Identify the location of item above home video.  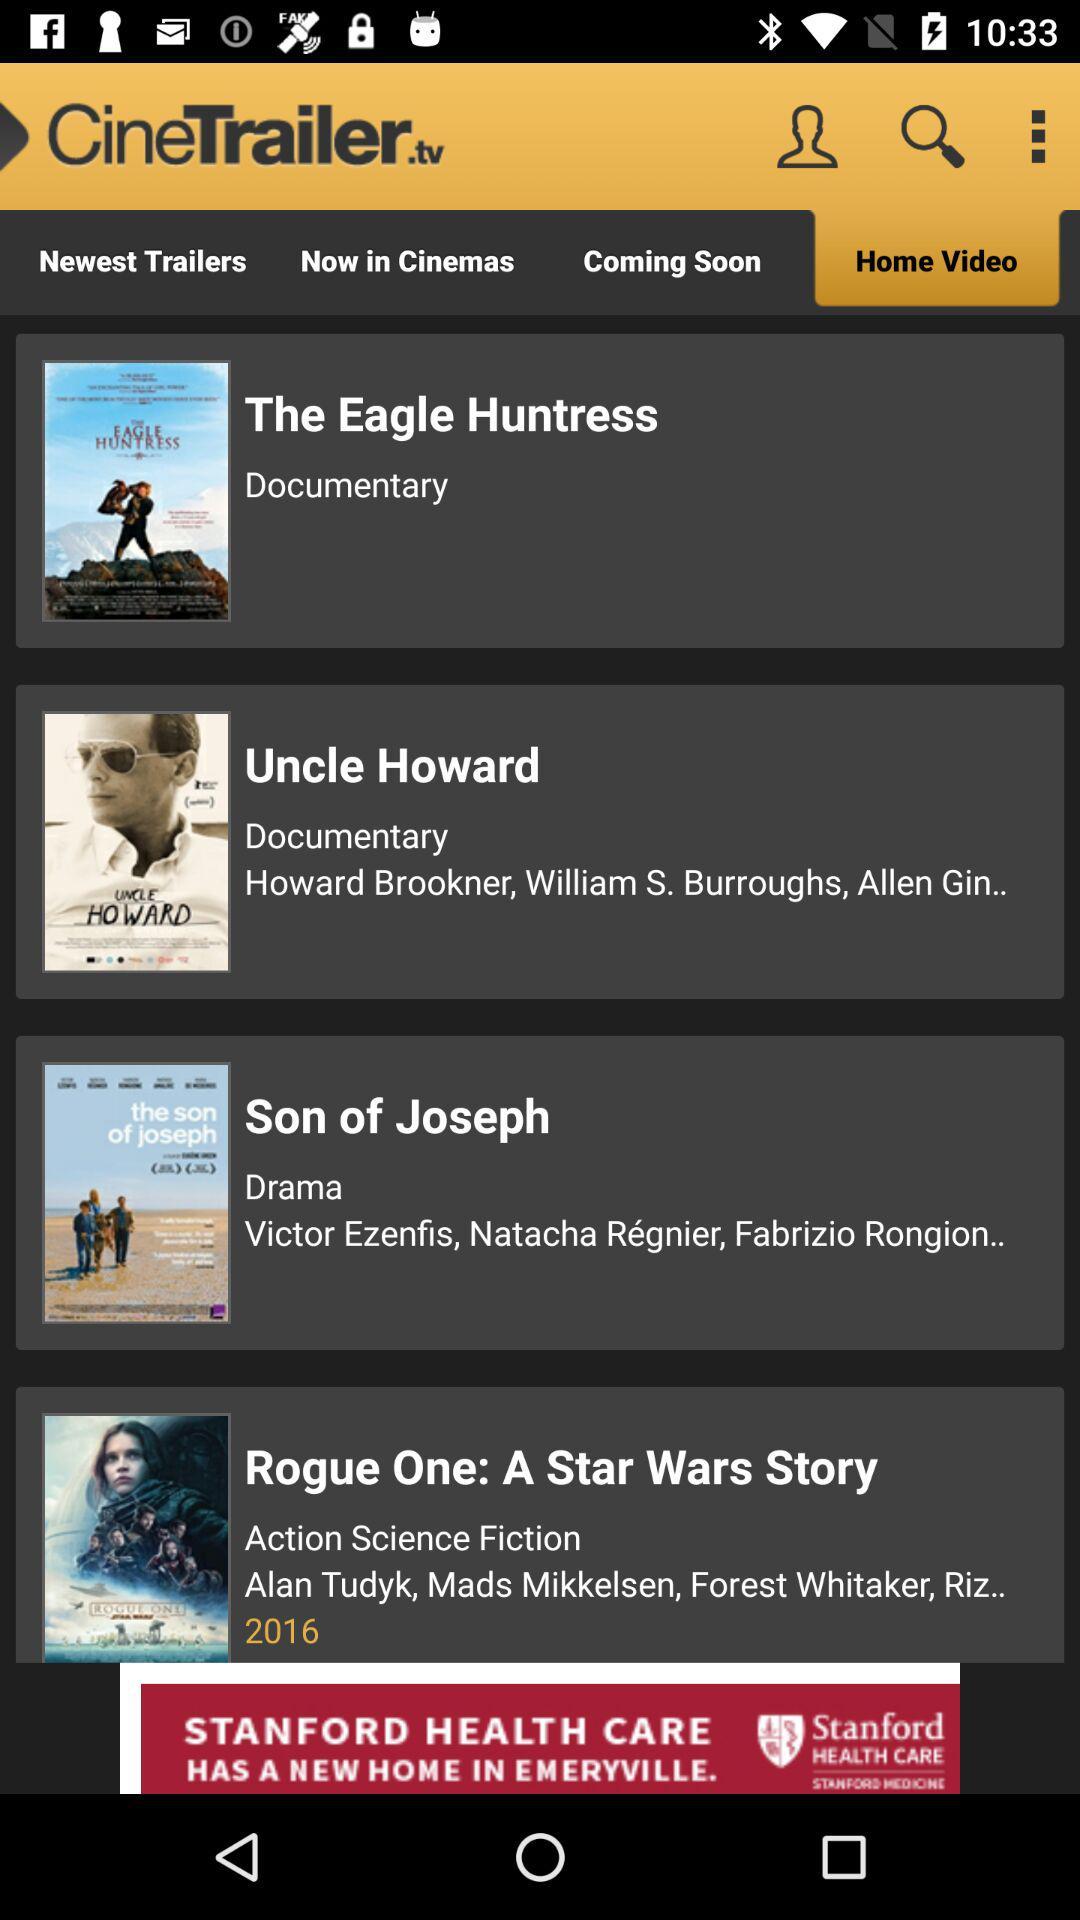
(1036, 135).